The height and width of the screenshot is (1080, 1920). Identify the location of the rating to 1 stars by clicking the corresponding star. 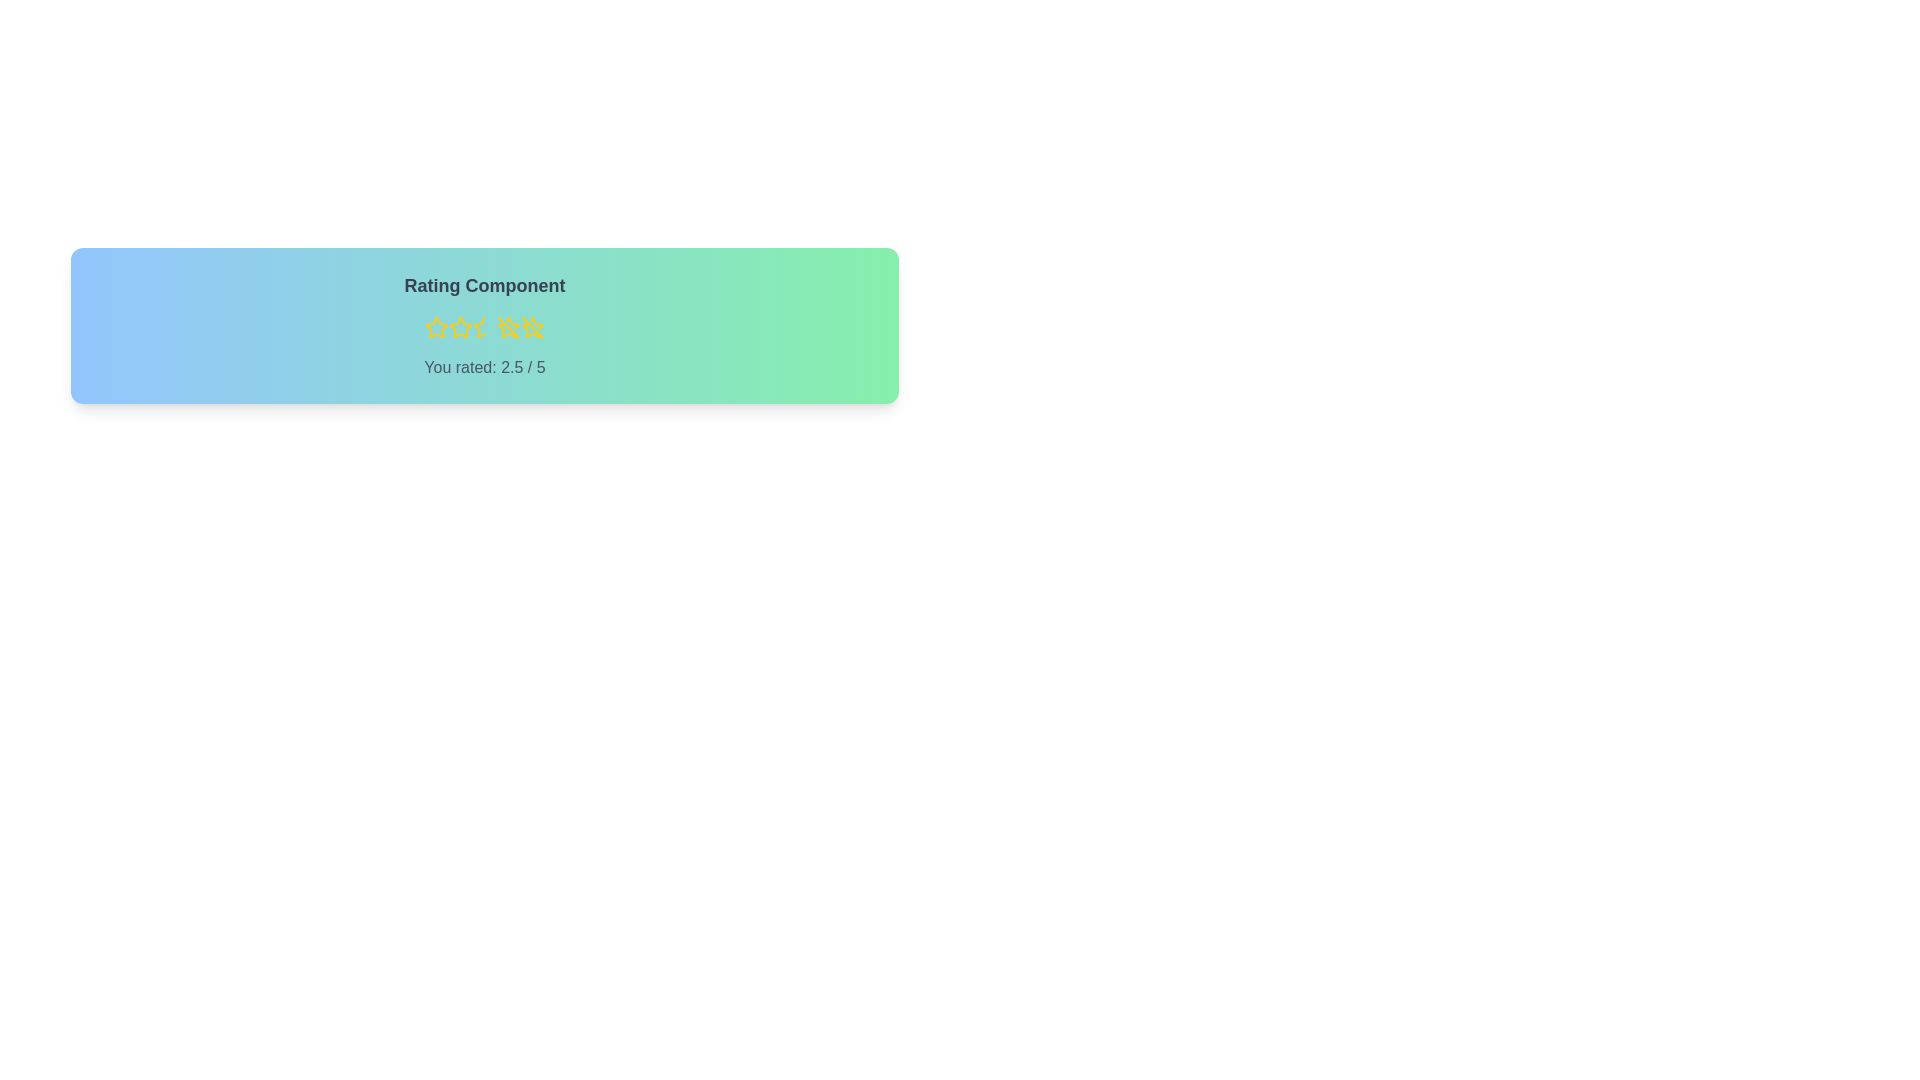
(435, 326).